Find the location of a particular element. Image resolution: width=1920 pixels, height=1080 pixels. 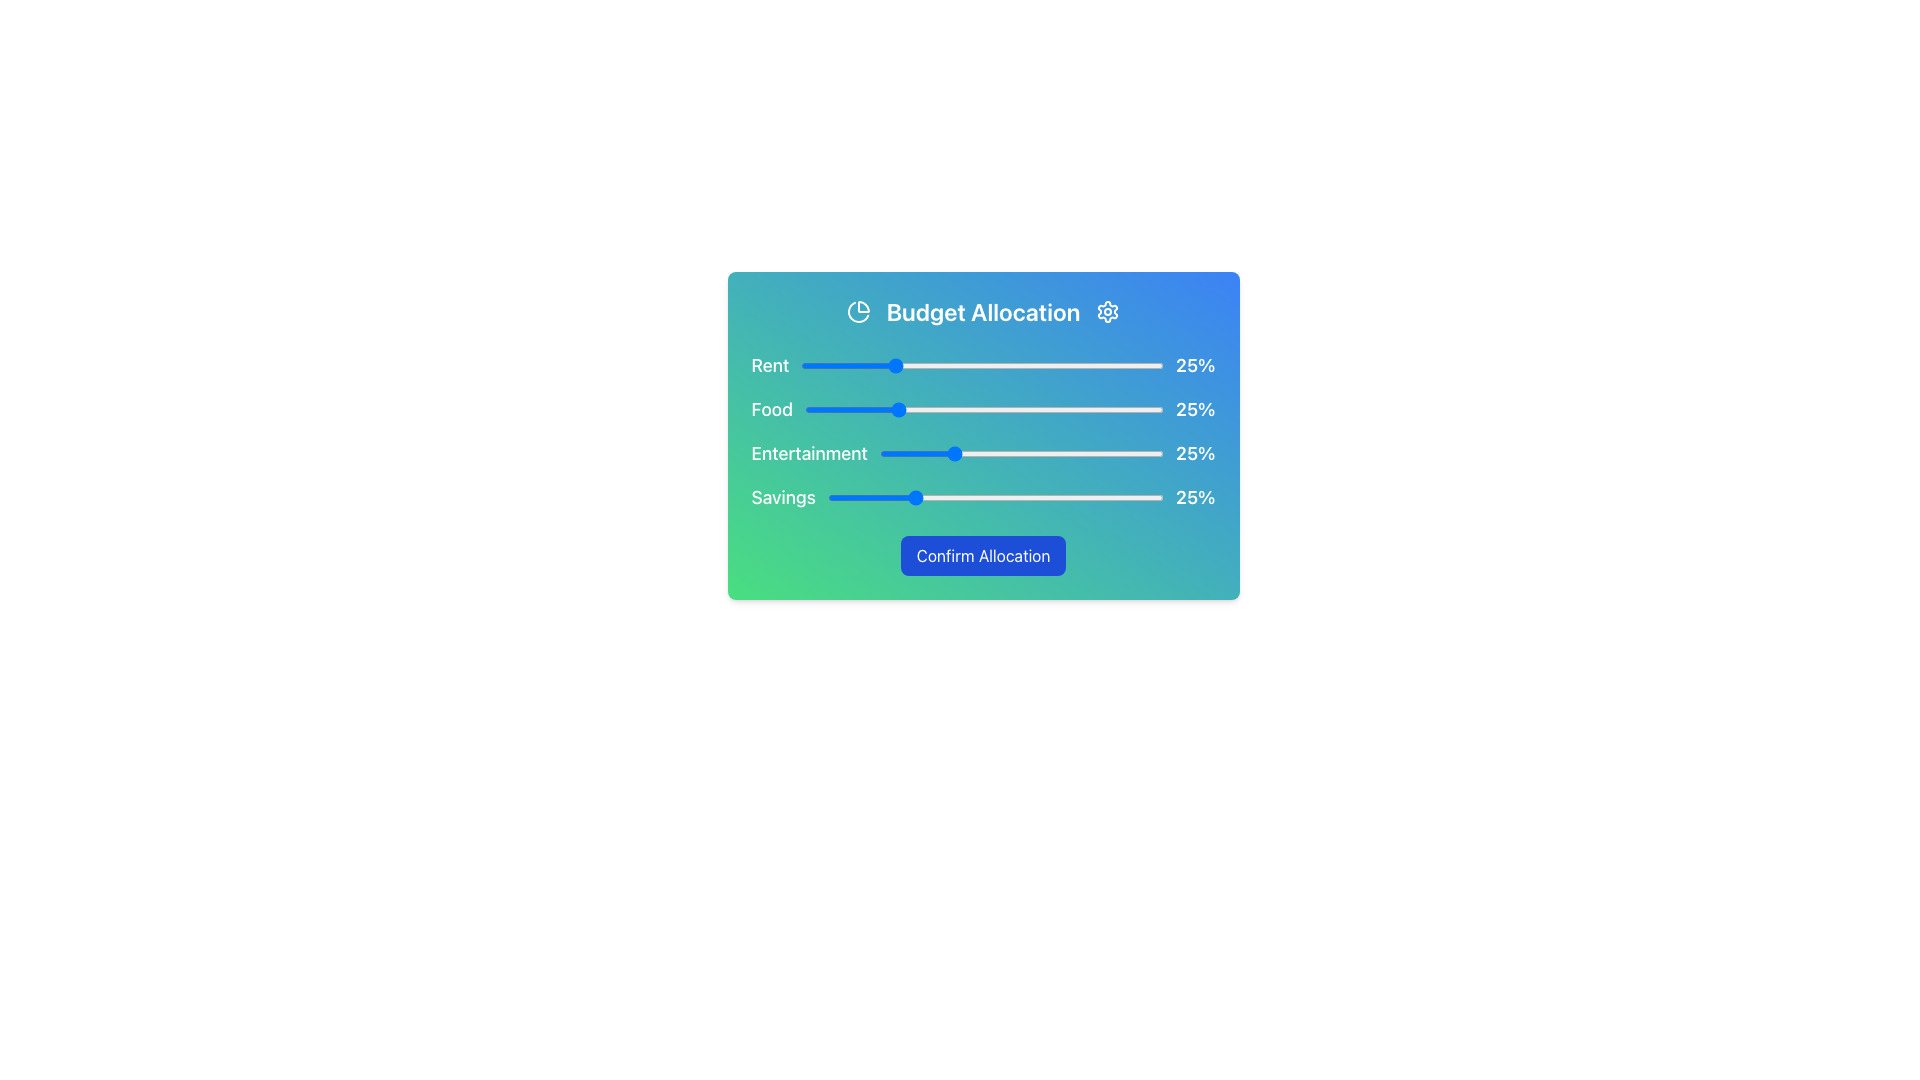

the Entertainment allocation is located at coordinates (968, 454).